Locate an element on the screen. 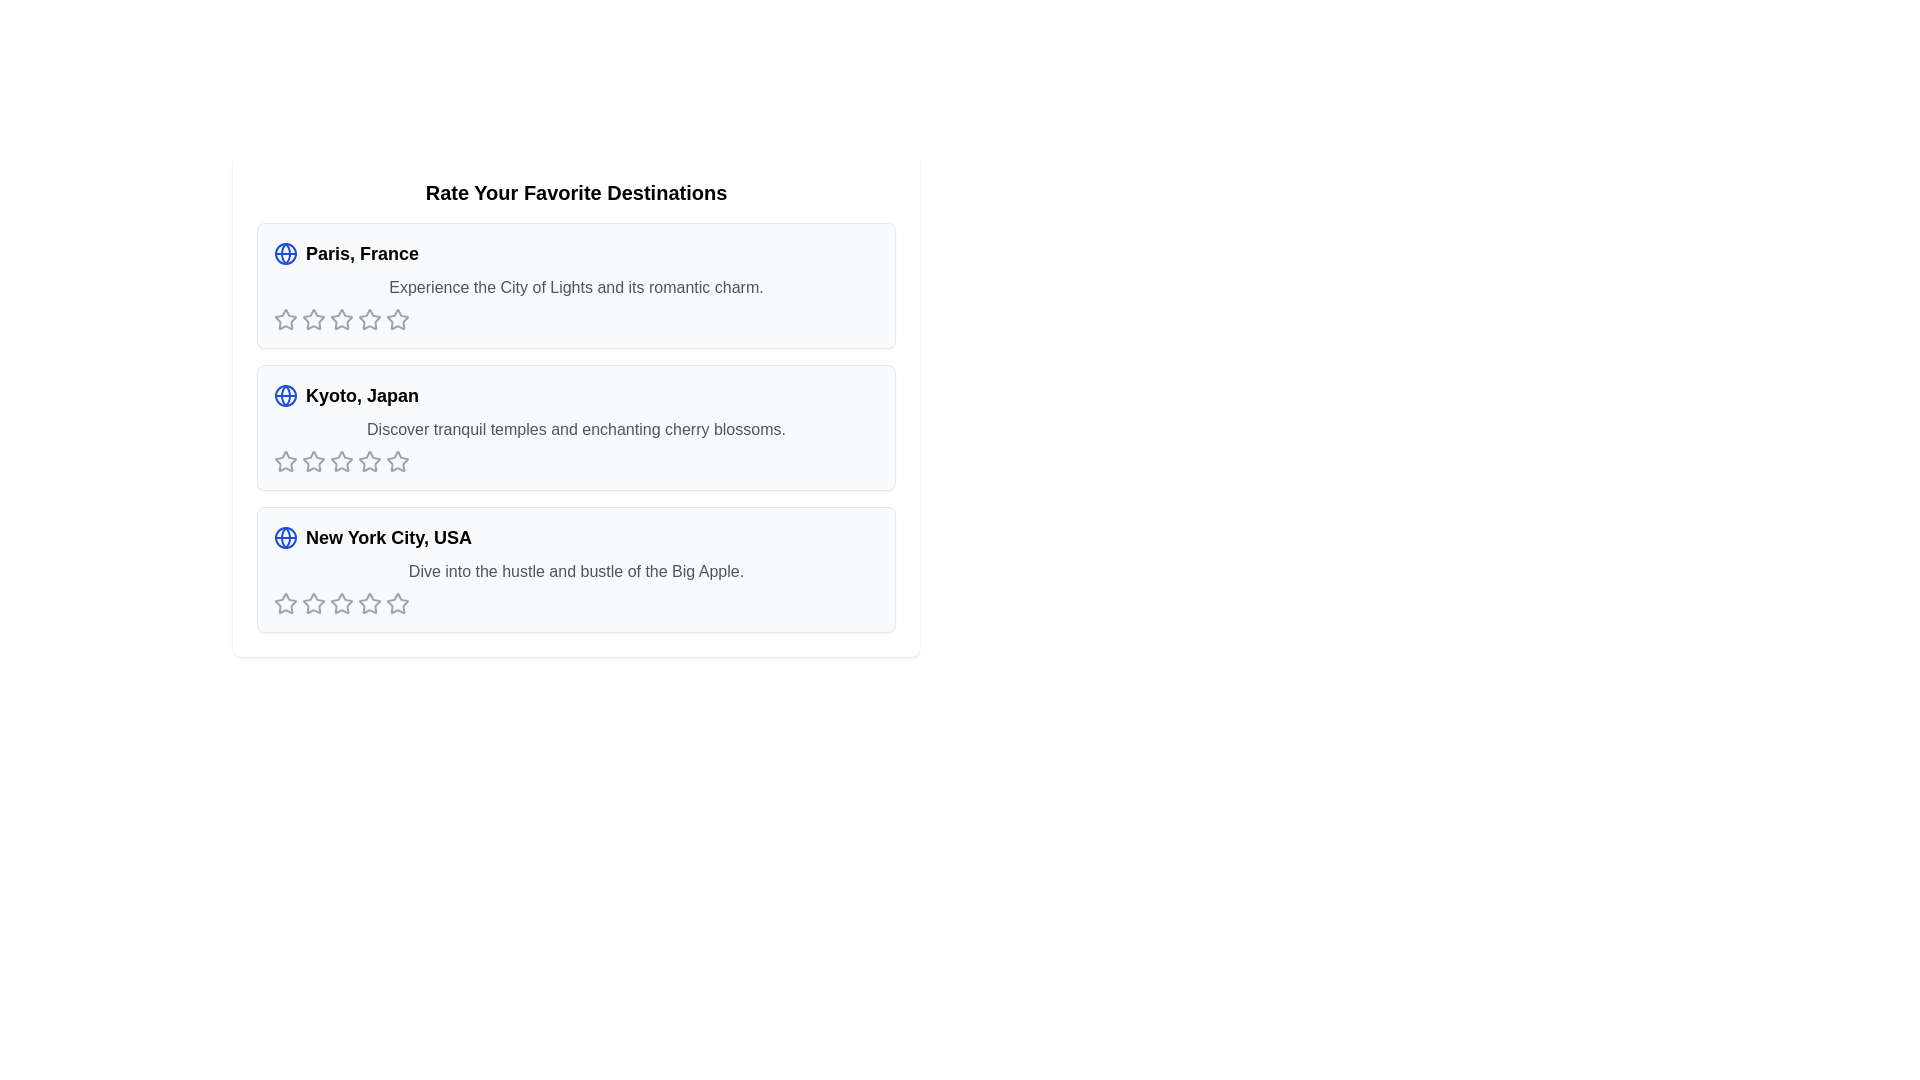 This screenshot has height=1080, width=1920. a star in the rating stars component located at the bottom of the 'New York City, USA' card is located at coordinates (575, 603).